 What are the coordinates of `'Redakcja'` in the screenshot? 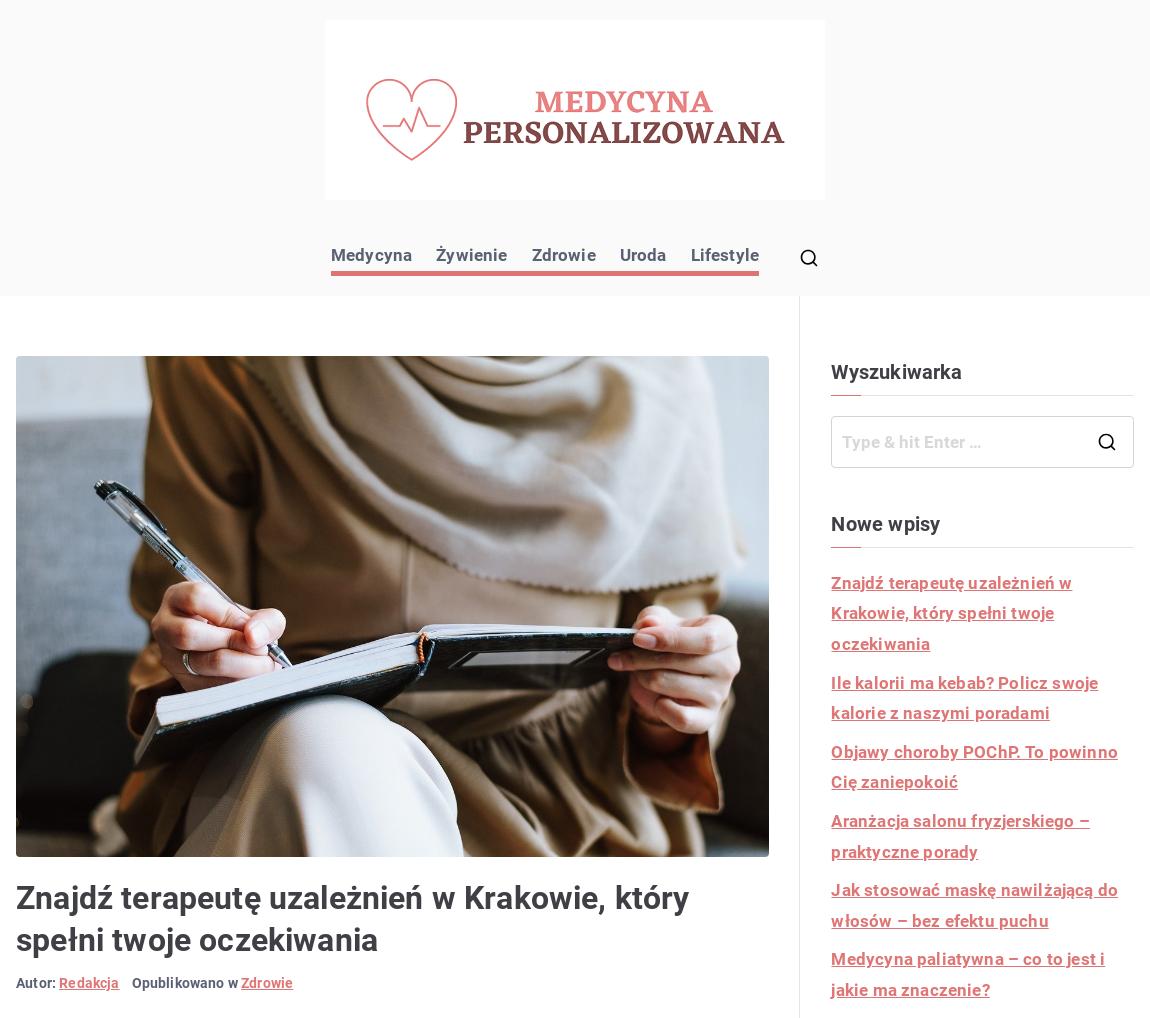 It's located at (88, 982).